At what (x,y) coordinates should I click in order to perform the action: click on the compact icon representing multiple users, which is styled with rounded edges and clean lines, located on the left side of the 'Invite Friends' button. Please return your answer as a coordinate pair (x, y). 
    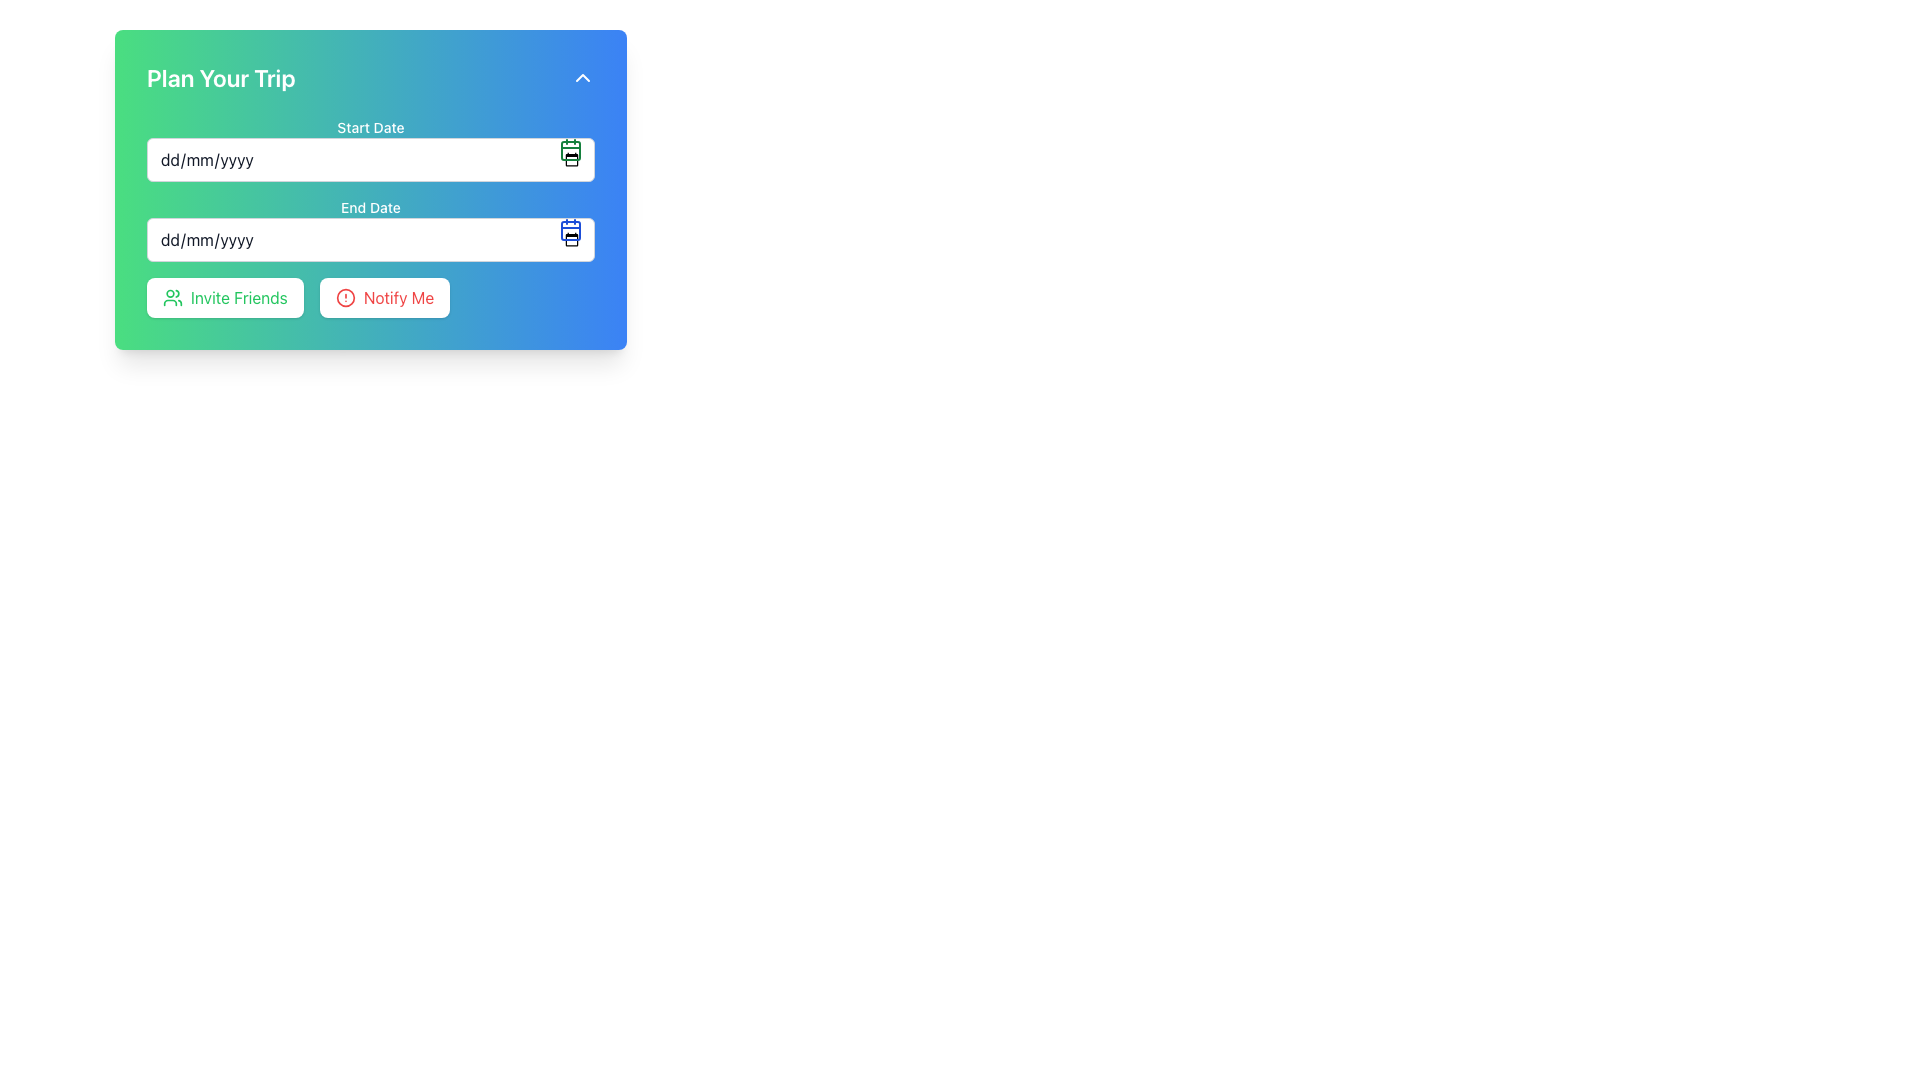
    Looking at the image, I should click on (172, 297).